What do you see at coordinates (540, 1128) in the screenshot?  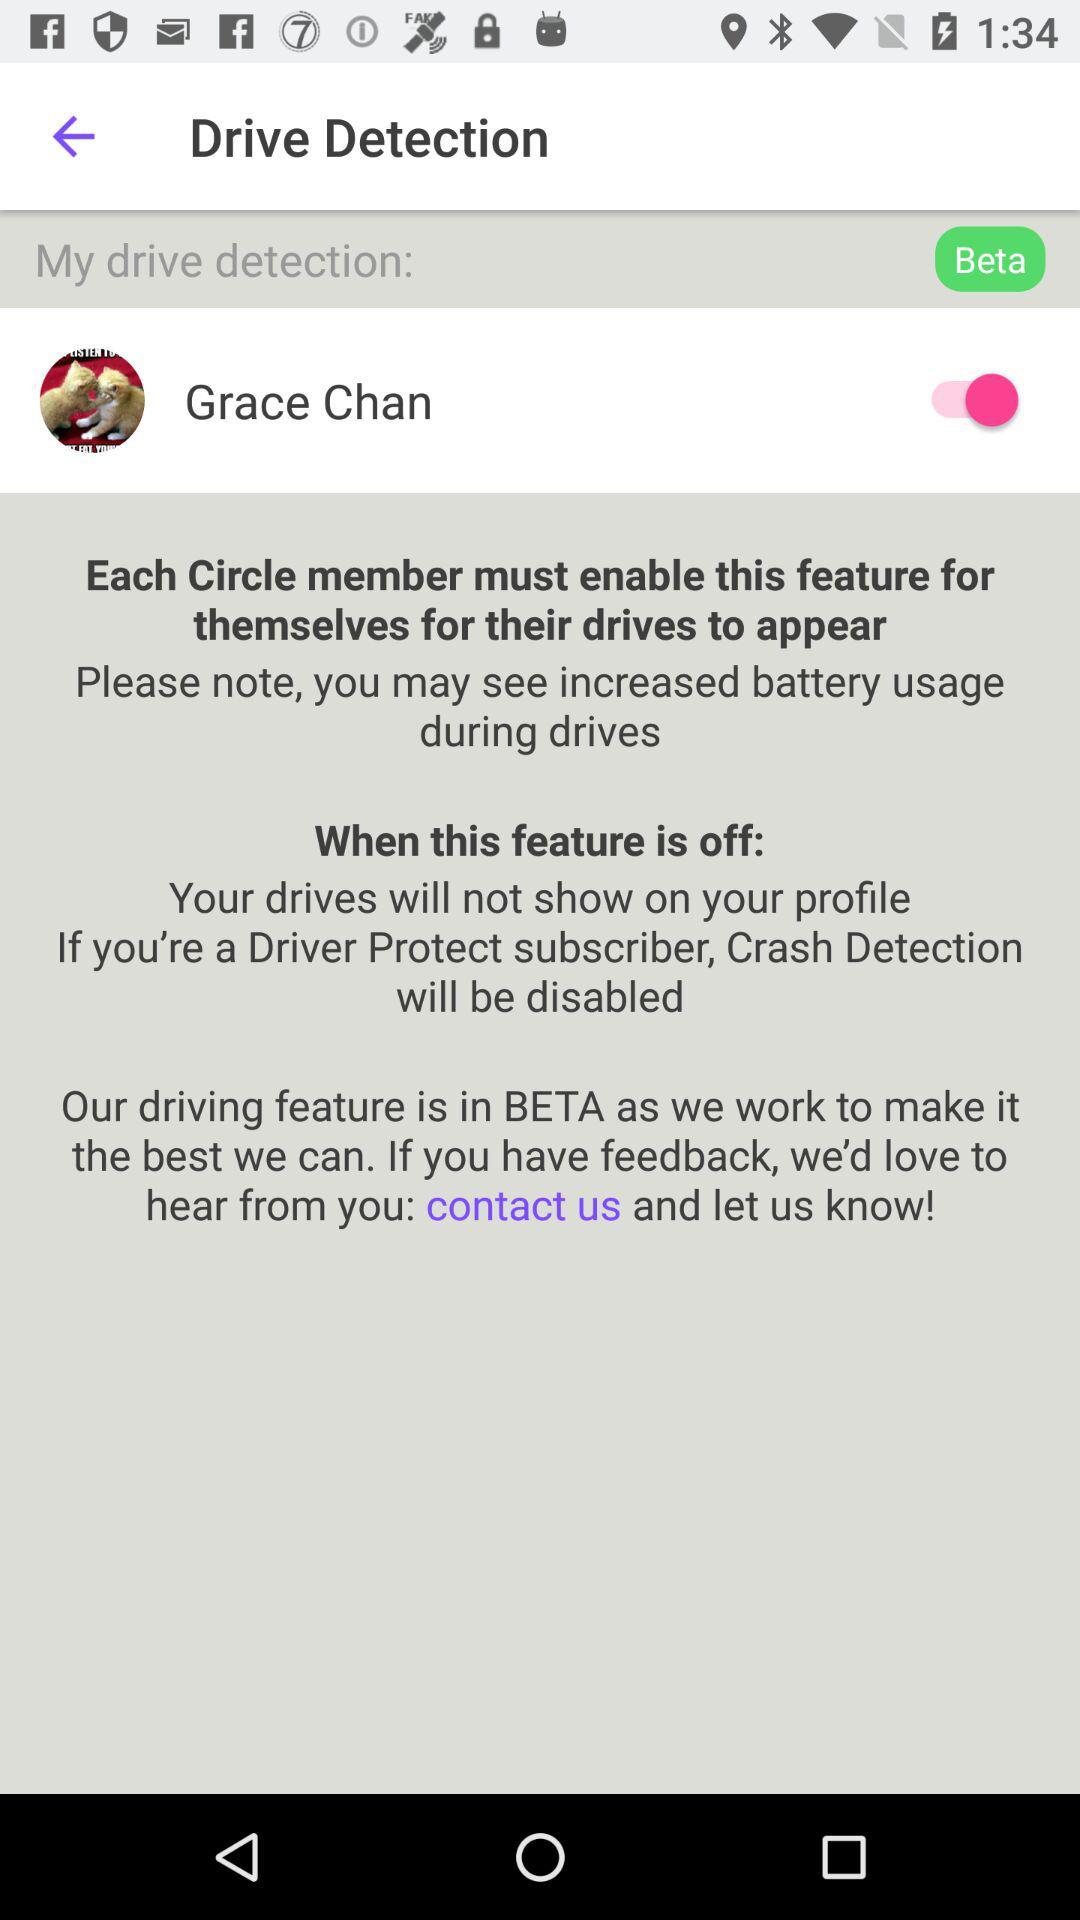 I see `icon below the your drives will item` at bounding box center [540, 1128].